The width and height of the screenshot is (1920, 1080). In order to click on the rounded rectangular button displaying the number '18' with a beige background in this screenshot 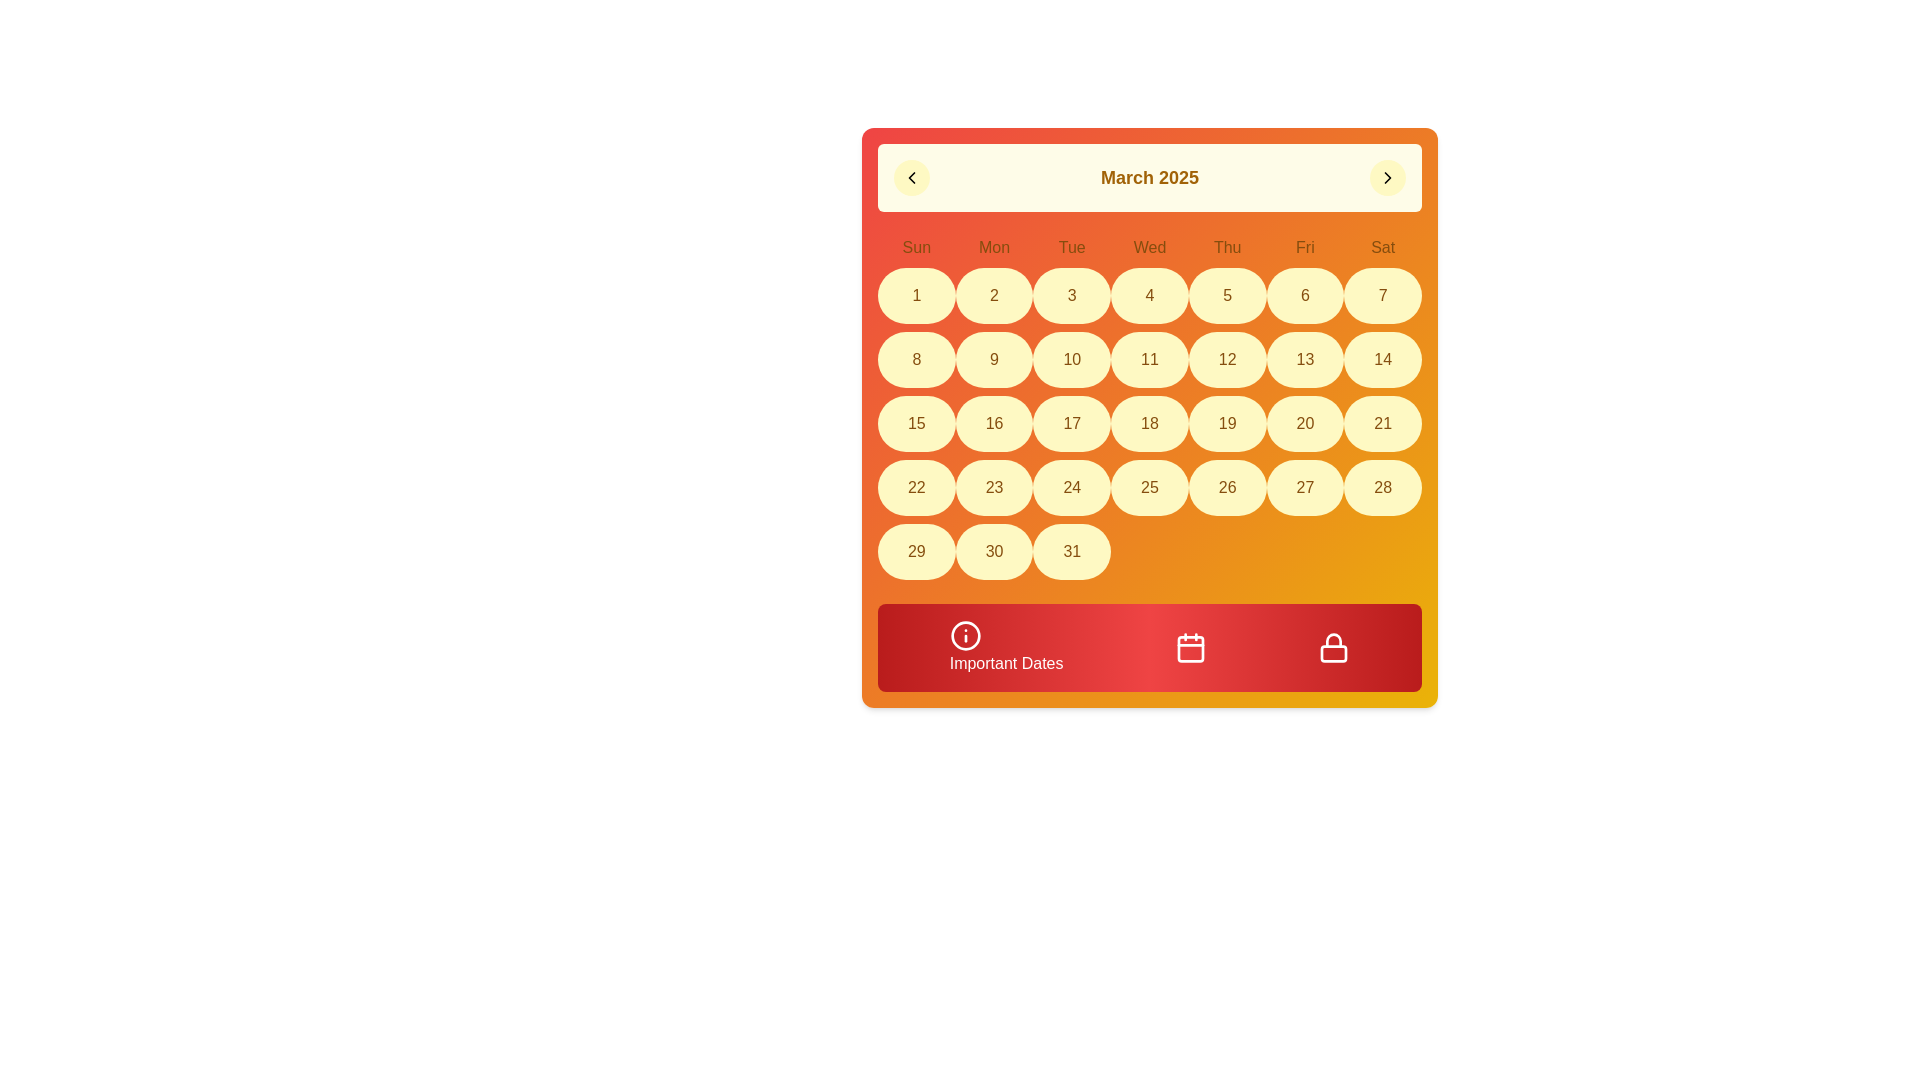, I will do `click(1150, 423)`.